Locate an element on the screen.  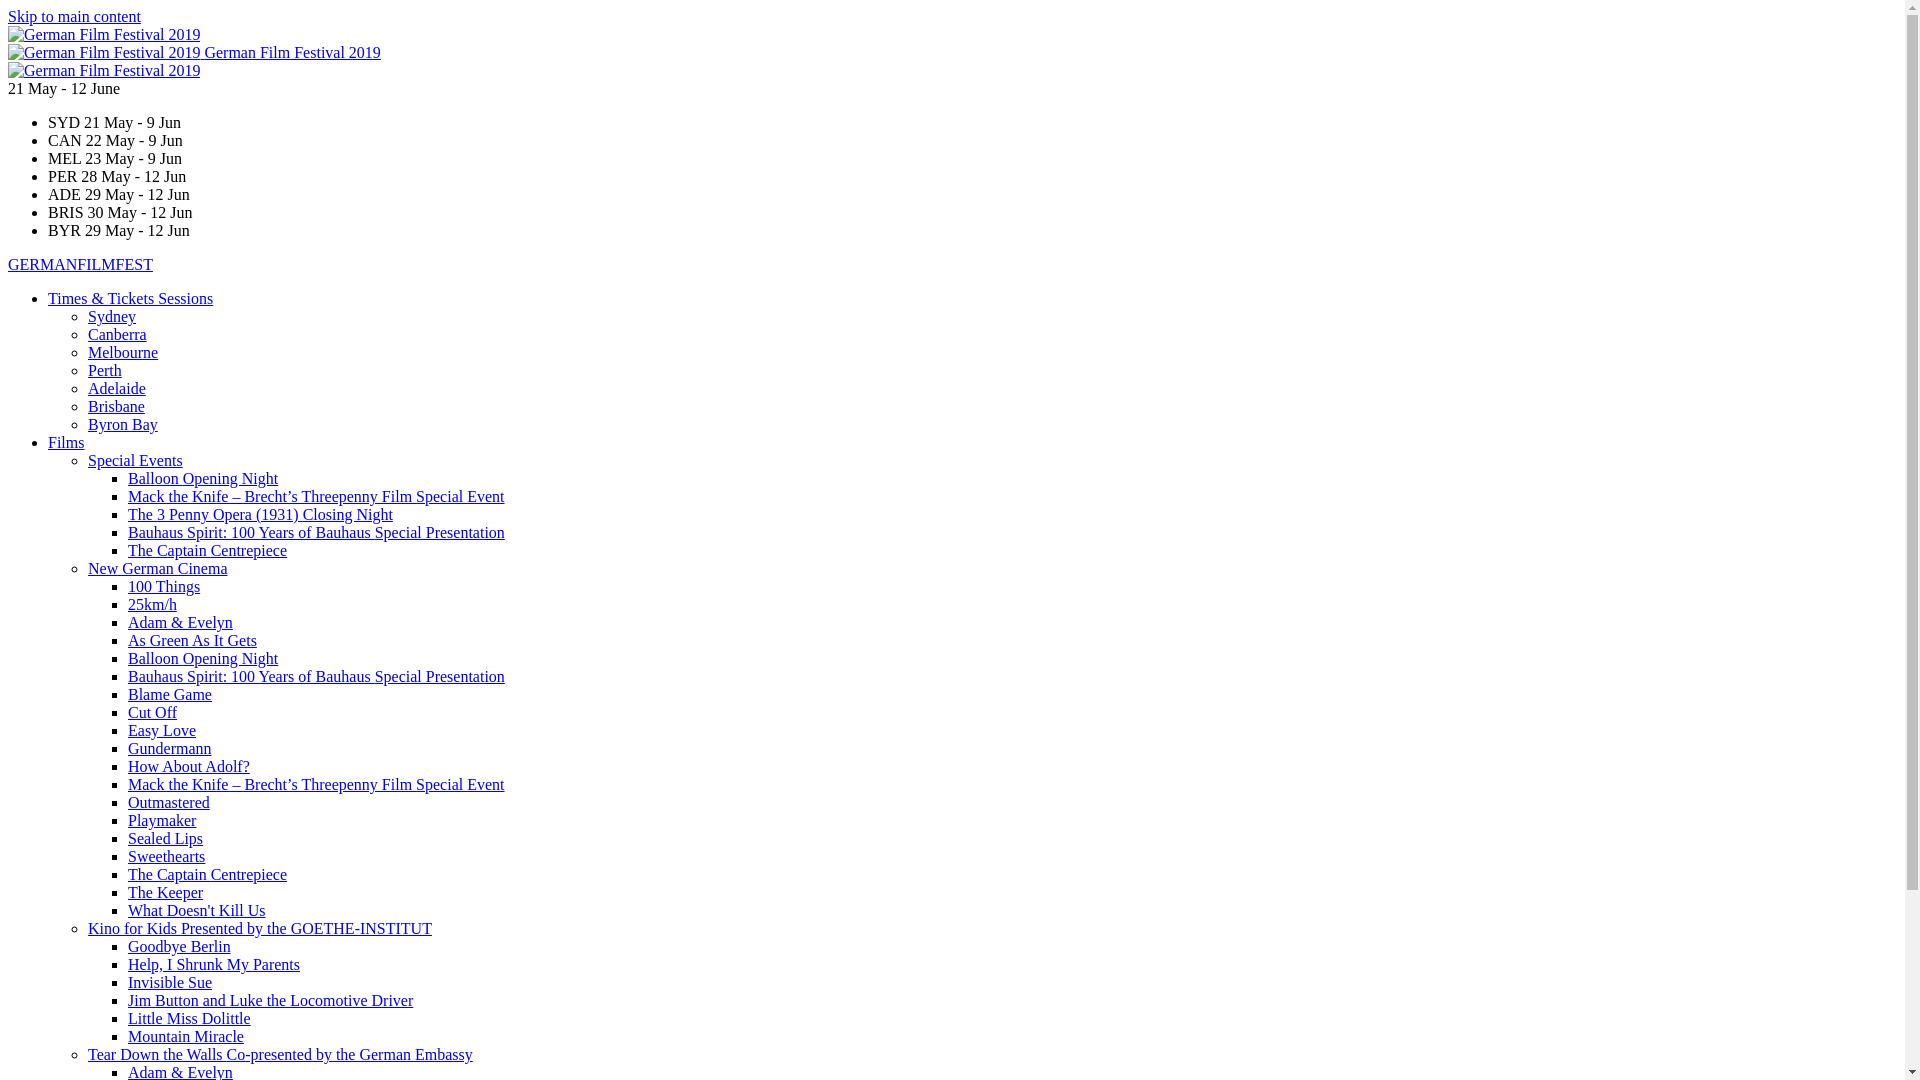
'German Film Festival 2019' is located at coordinates (103, 69).